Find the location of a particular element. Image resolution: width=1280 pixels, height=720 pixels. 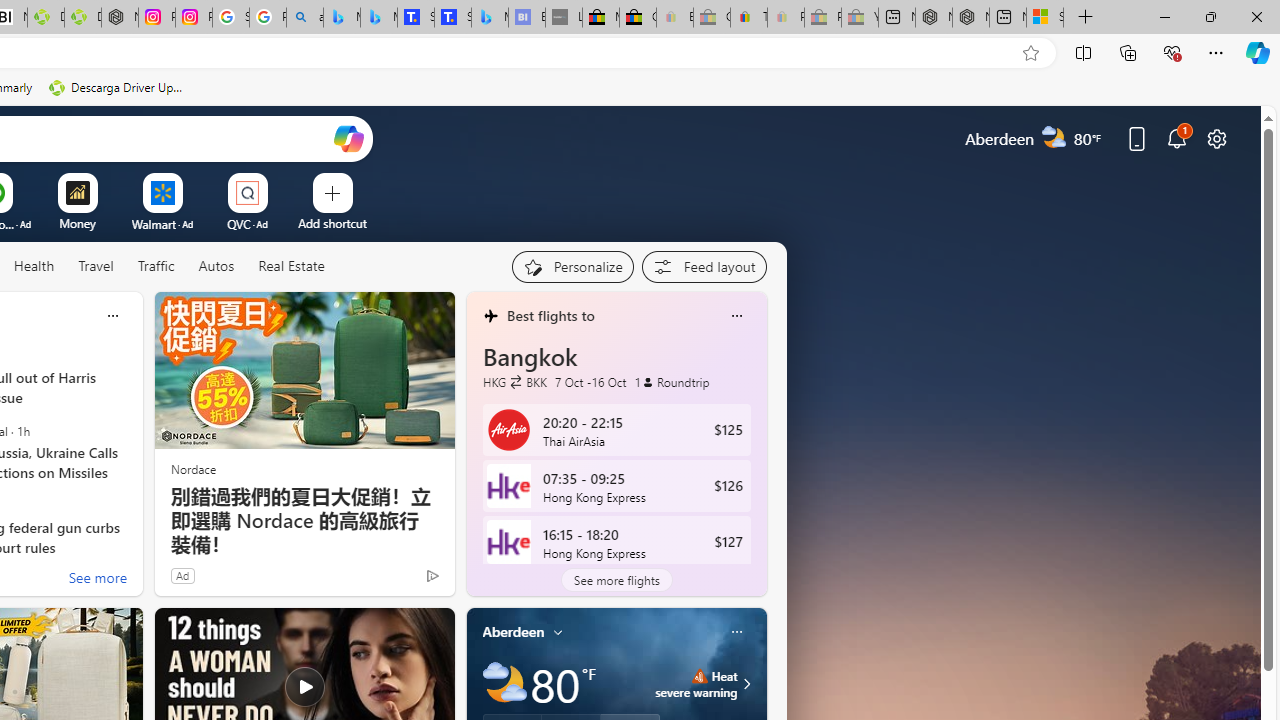

'Thai AirAsia (FD 505) Thai AirAsia 20:20 - 22:15 $125' is located at coordinates (615, 428).